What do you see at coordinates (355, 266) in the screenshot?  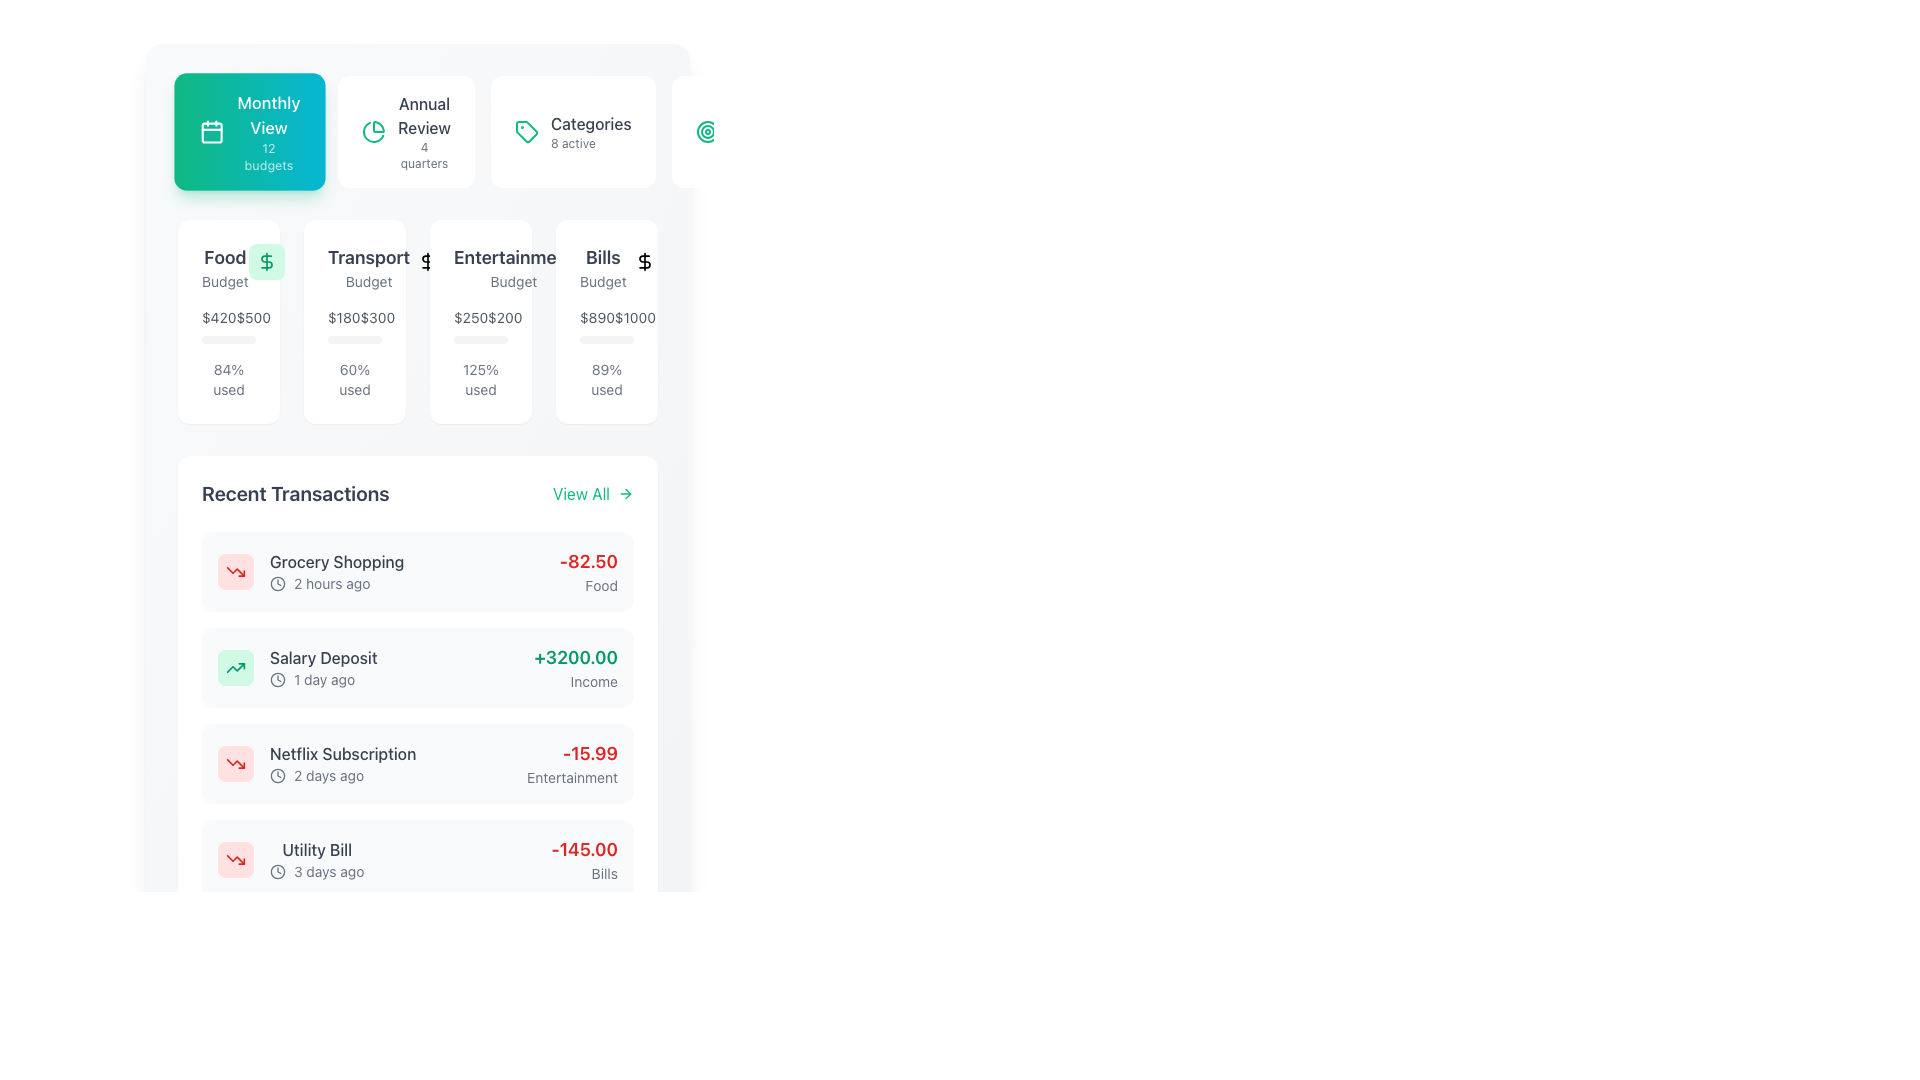 I see `the Text Label that indicates the budget category 'Transport', which is located in the top section of the second budget card from the left` at bounding box center [355, 266].